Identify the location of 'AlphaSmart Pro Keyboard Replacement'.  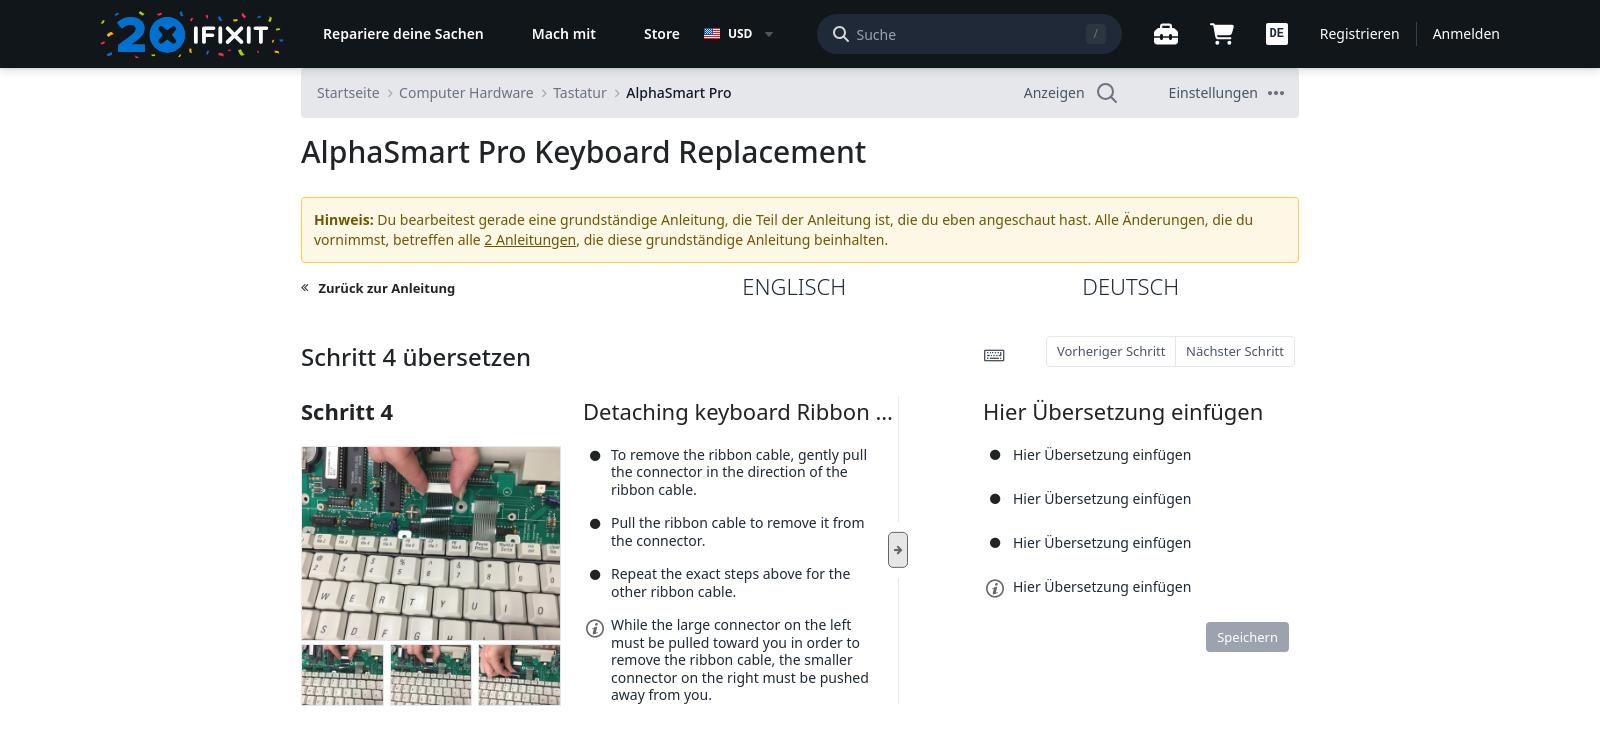
(582, 150).